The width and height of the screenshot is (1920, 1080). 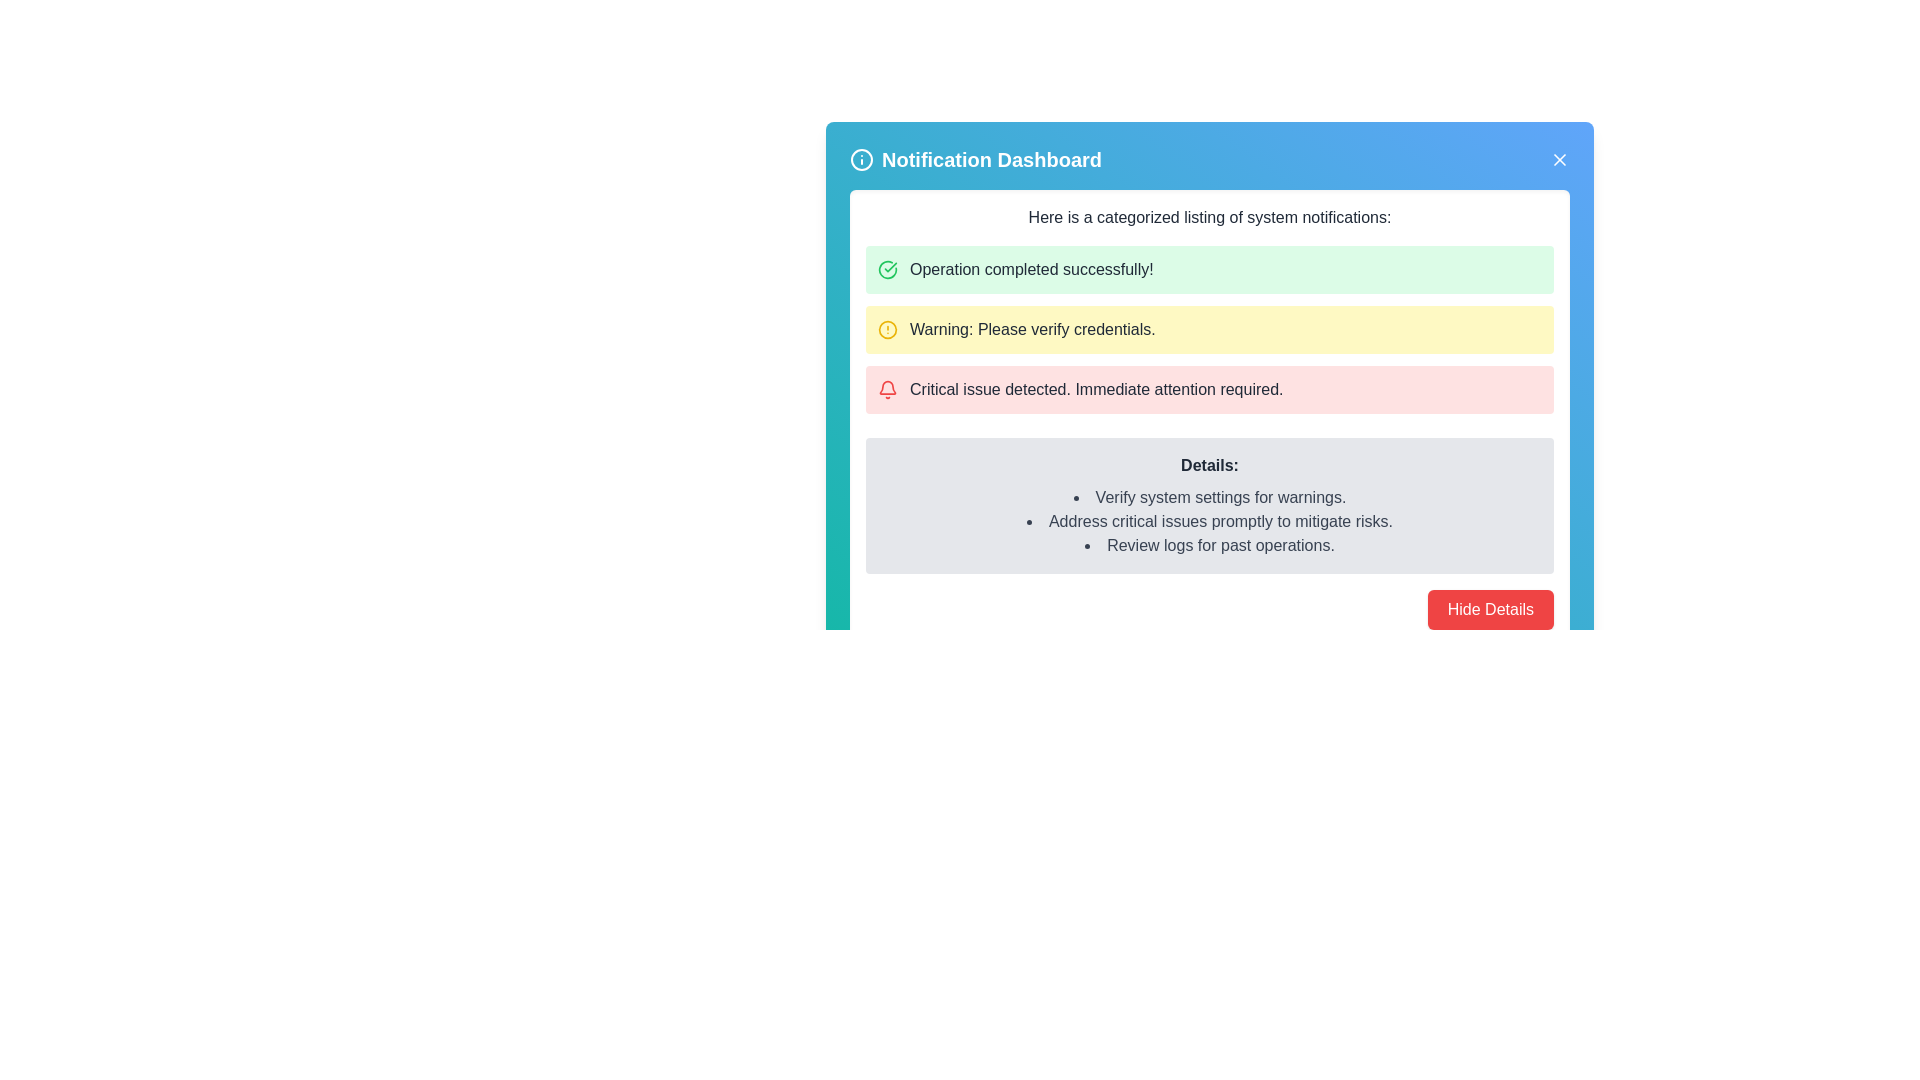 I want to click on the circular green checkmark icon, which symbolizes success, located in the notification dashboard, so click(x=887, y=270).